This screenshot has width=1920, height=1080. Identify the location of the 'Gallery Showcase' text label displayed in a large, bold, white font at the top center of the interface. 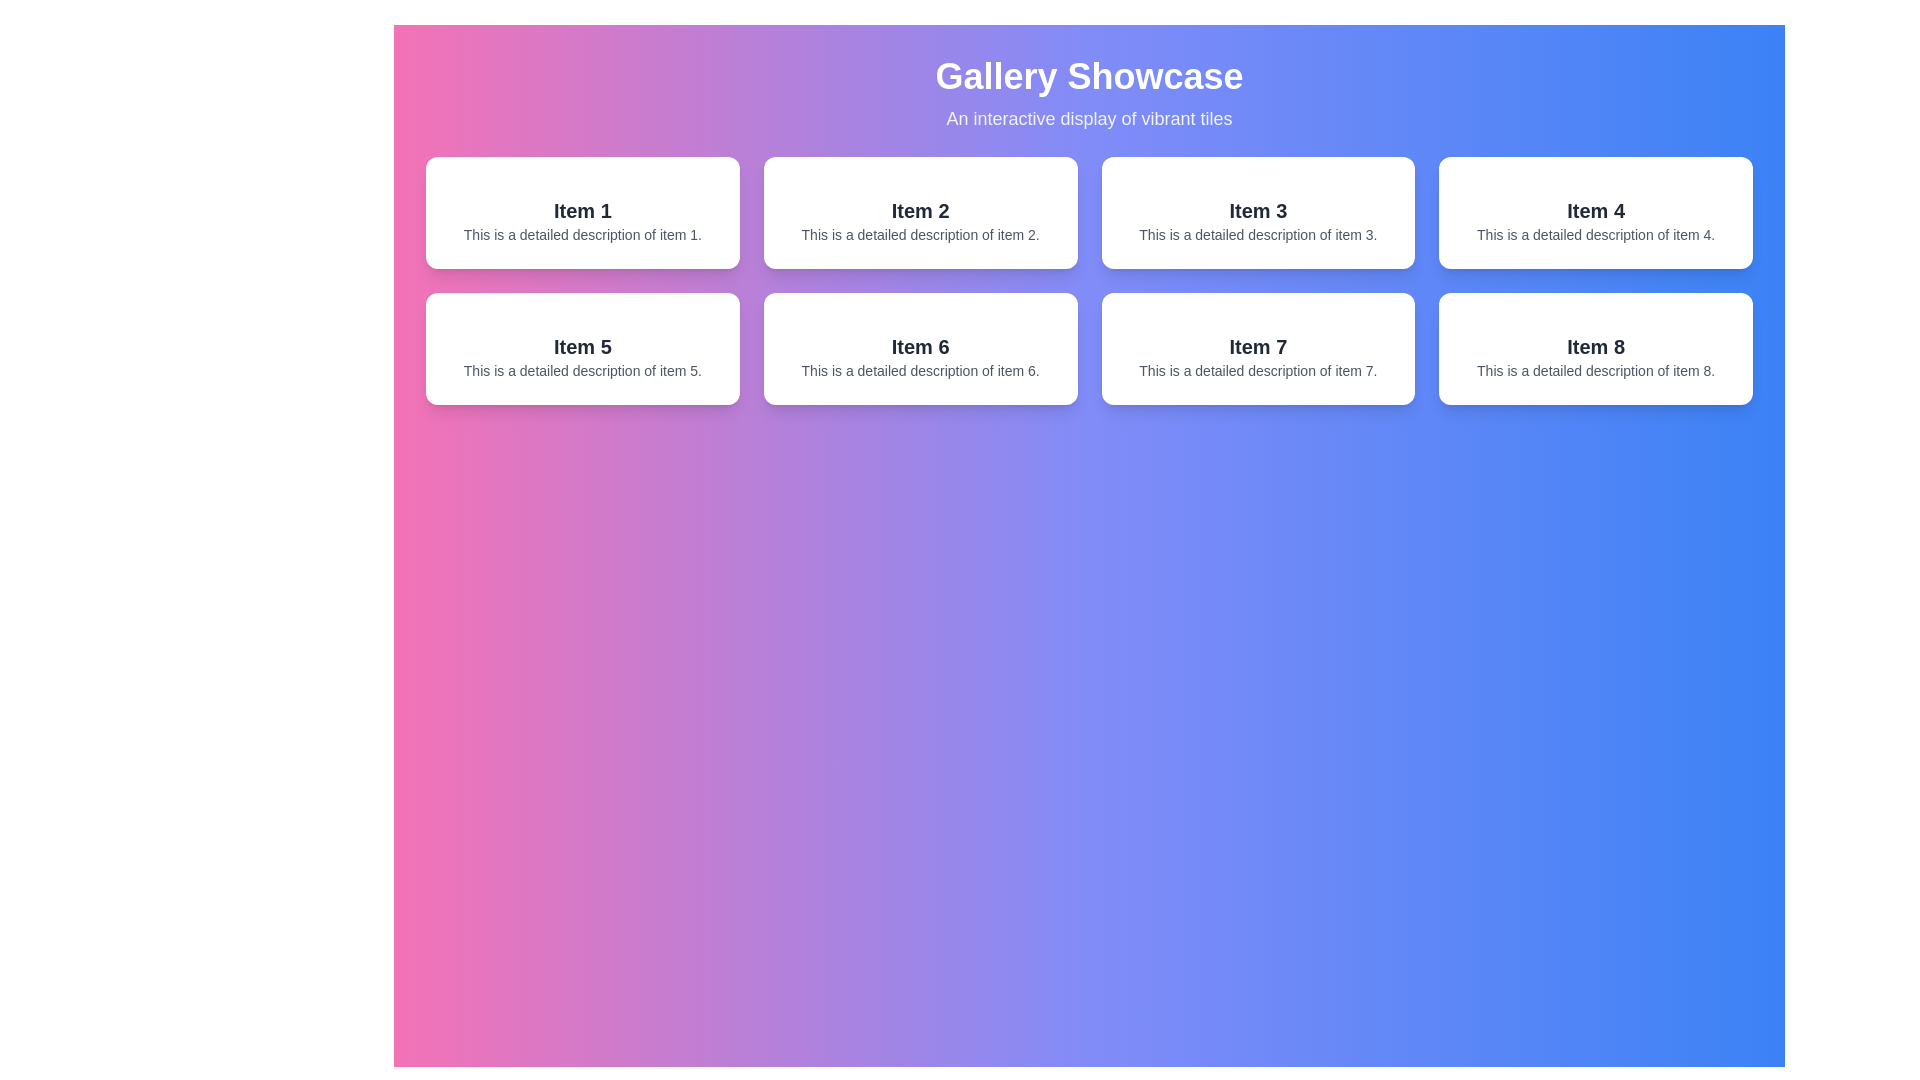
(1088, 76).